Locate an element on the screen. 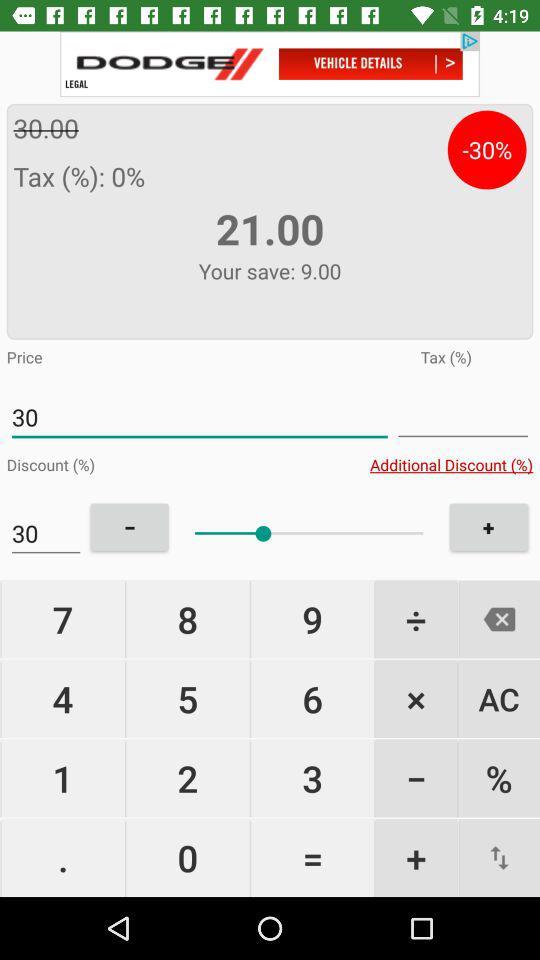  cancilation is located at coordinates (498, 618).